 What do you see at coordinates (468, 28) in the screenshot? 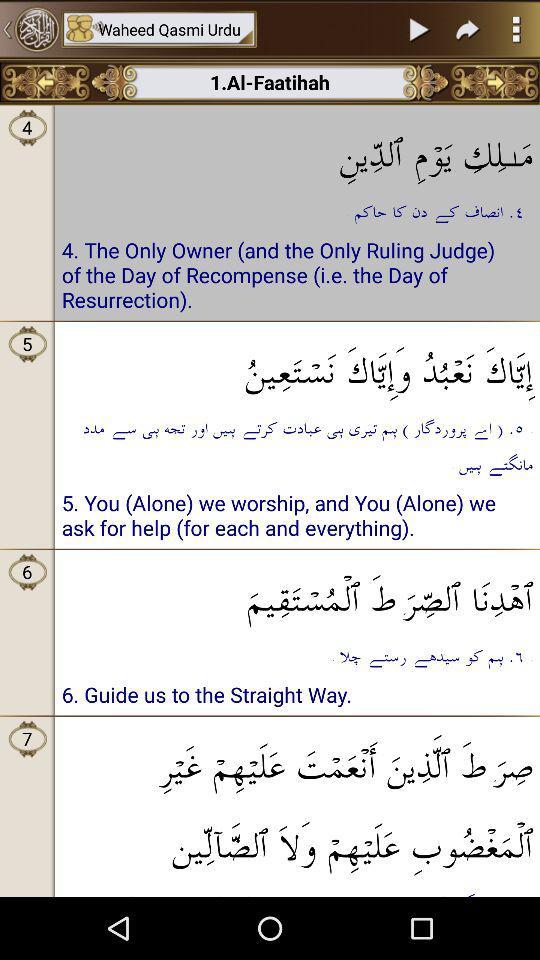
I see `go next option` at bounding box center [468, 28].